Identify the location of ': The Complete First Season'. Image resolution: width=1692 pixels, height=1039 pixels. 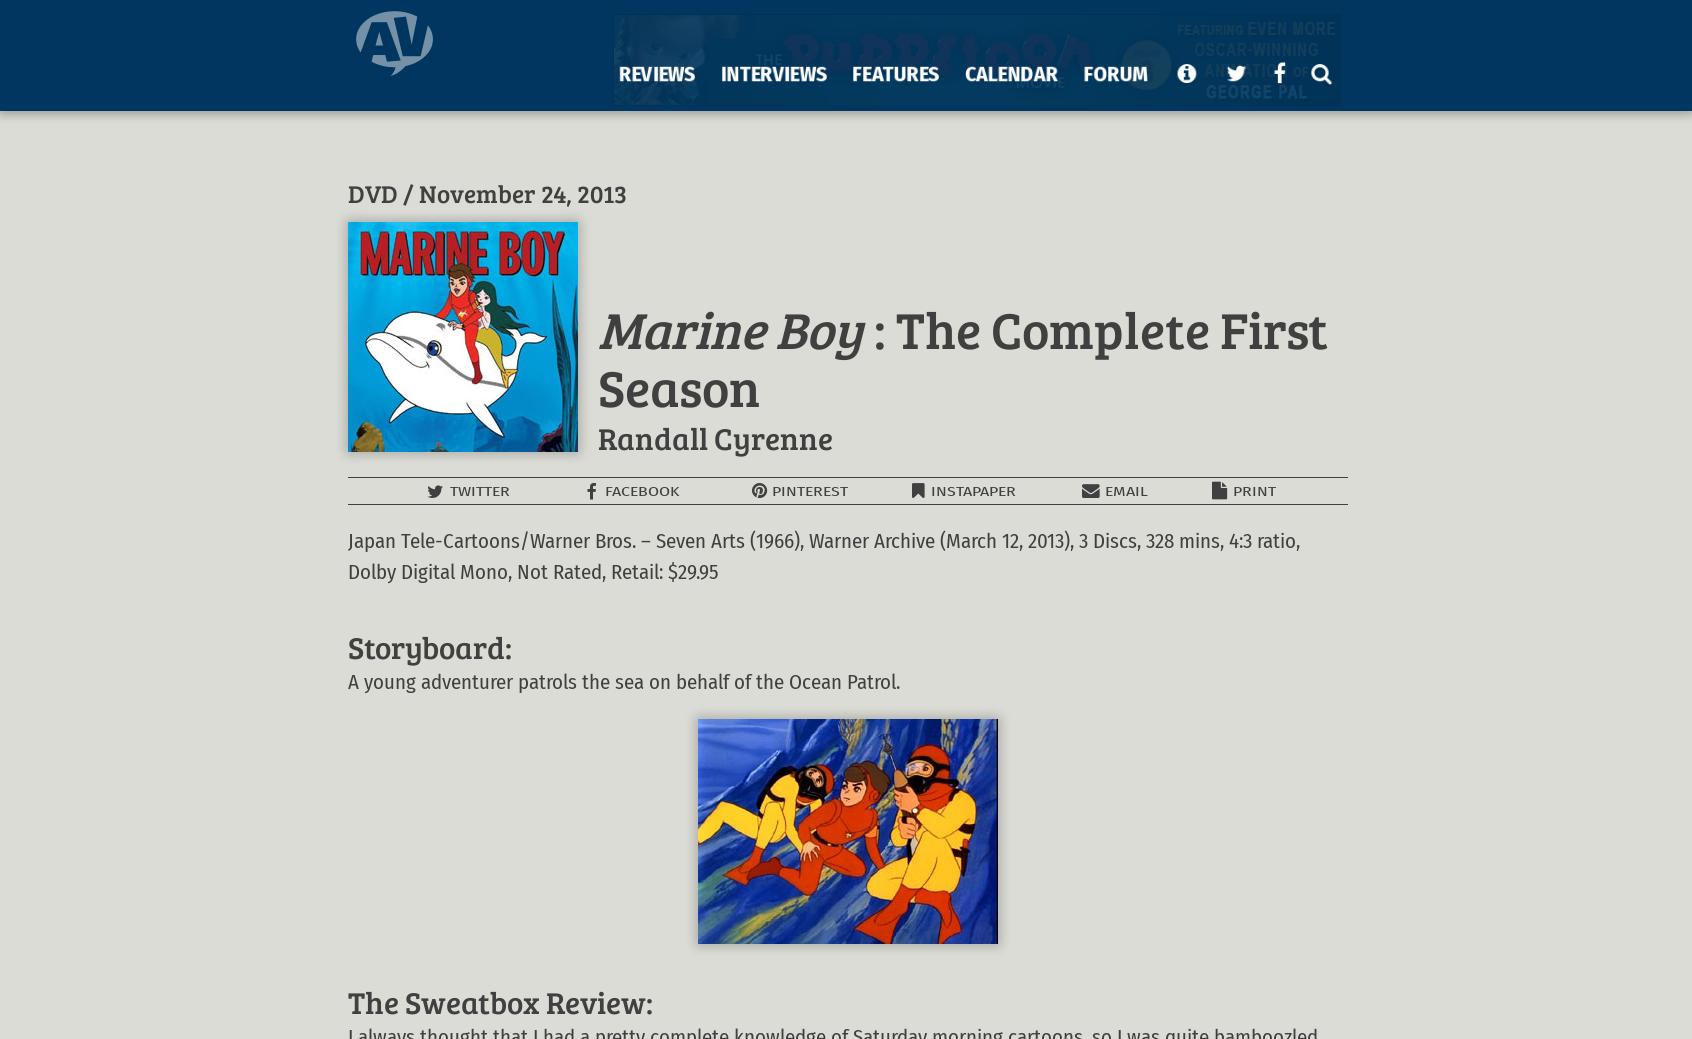
(962, 356).